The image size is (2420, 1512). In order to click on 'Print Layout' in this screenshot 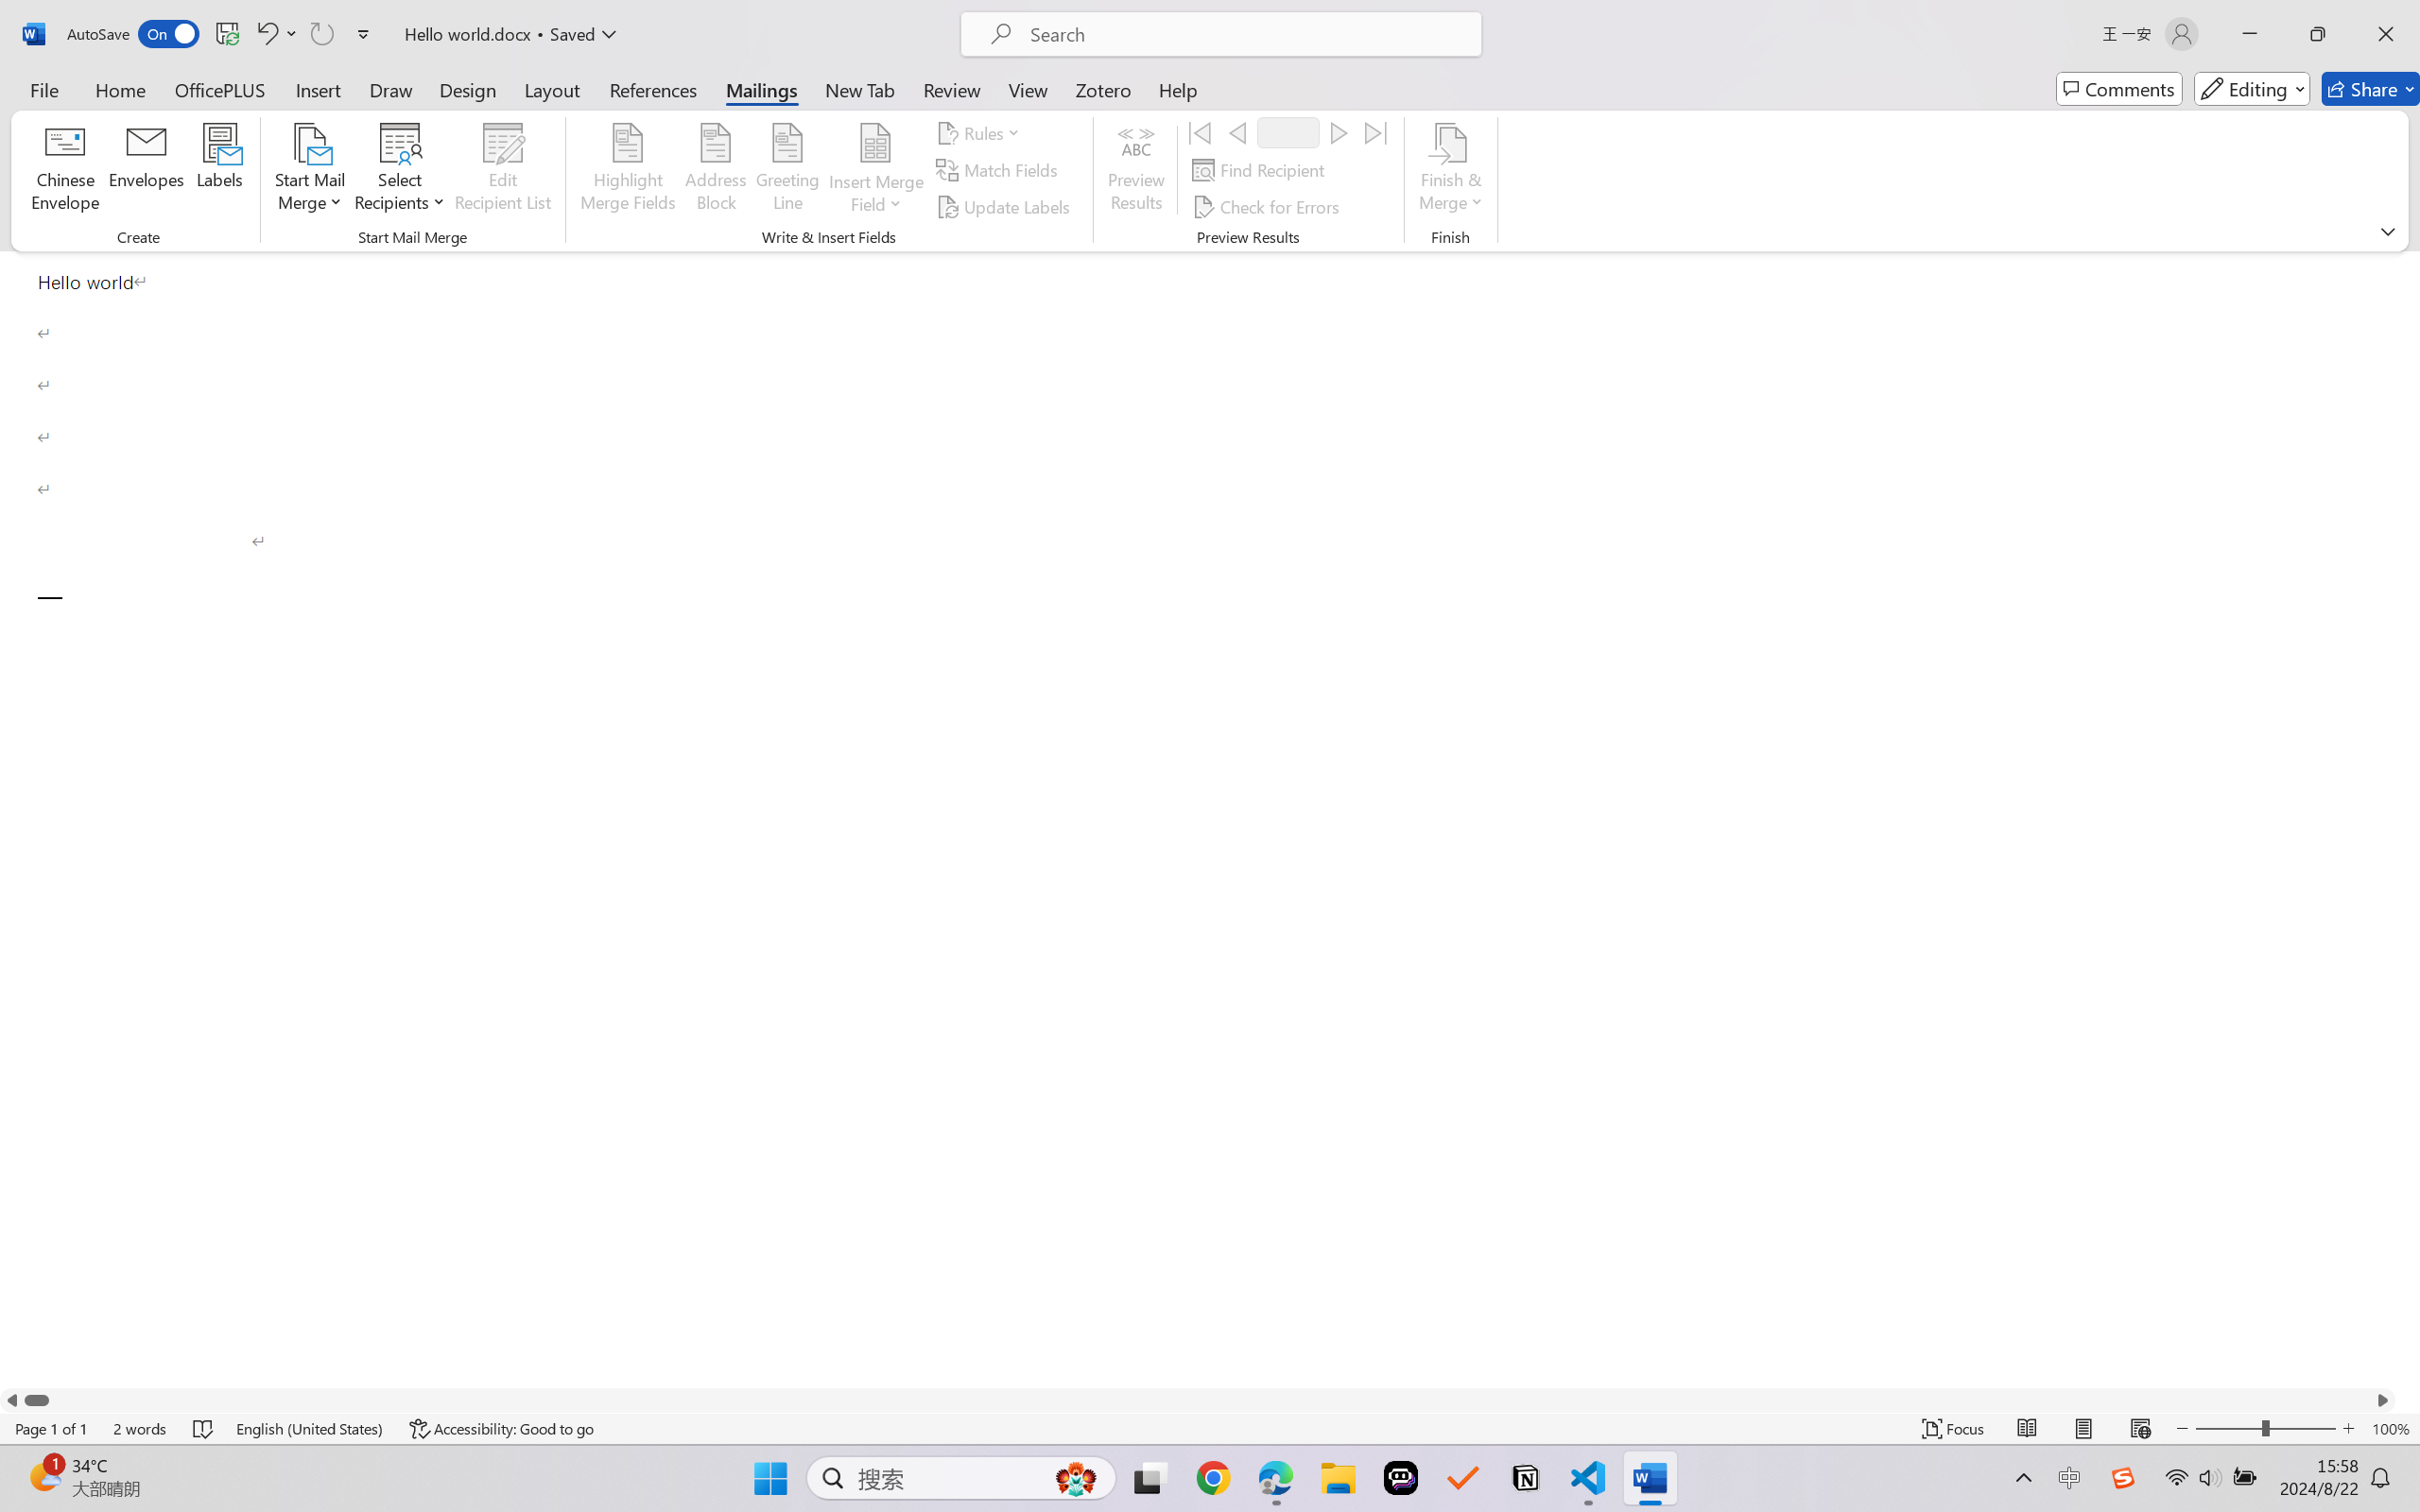, I will do `click(2083, 1428)`.